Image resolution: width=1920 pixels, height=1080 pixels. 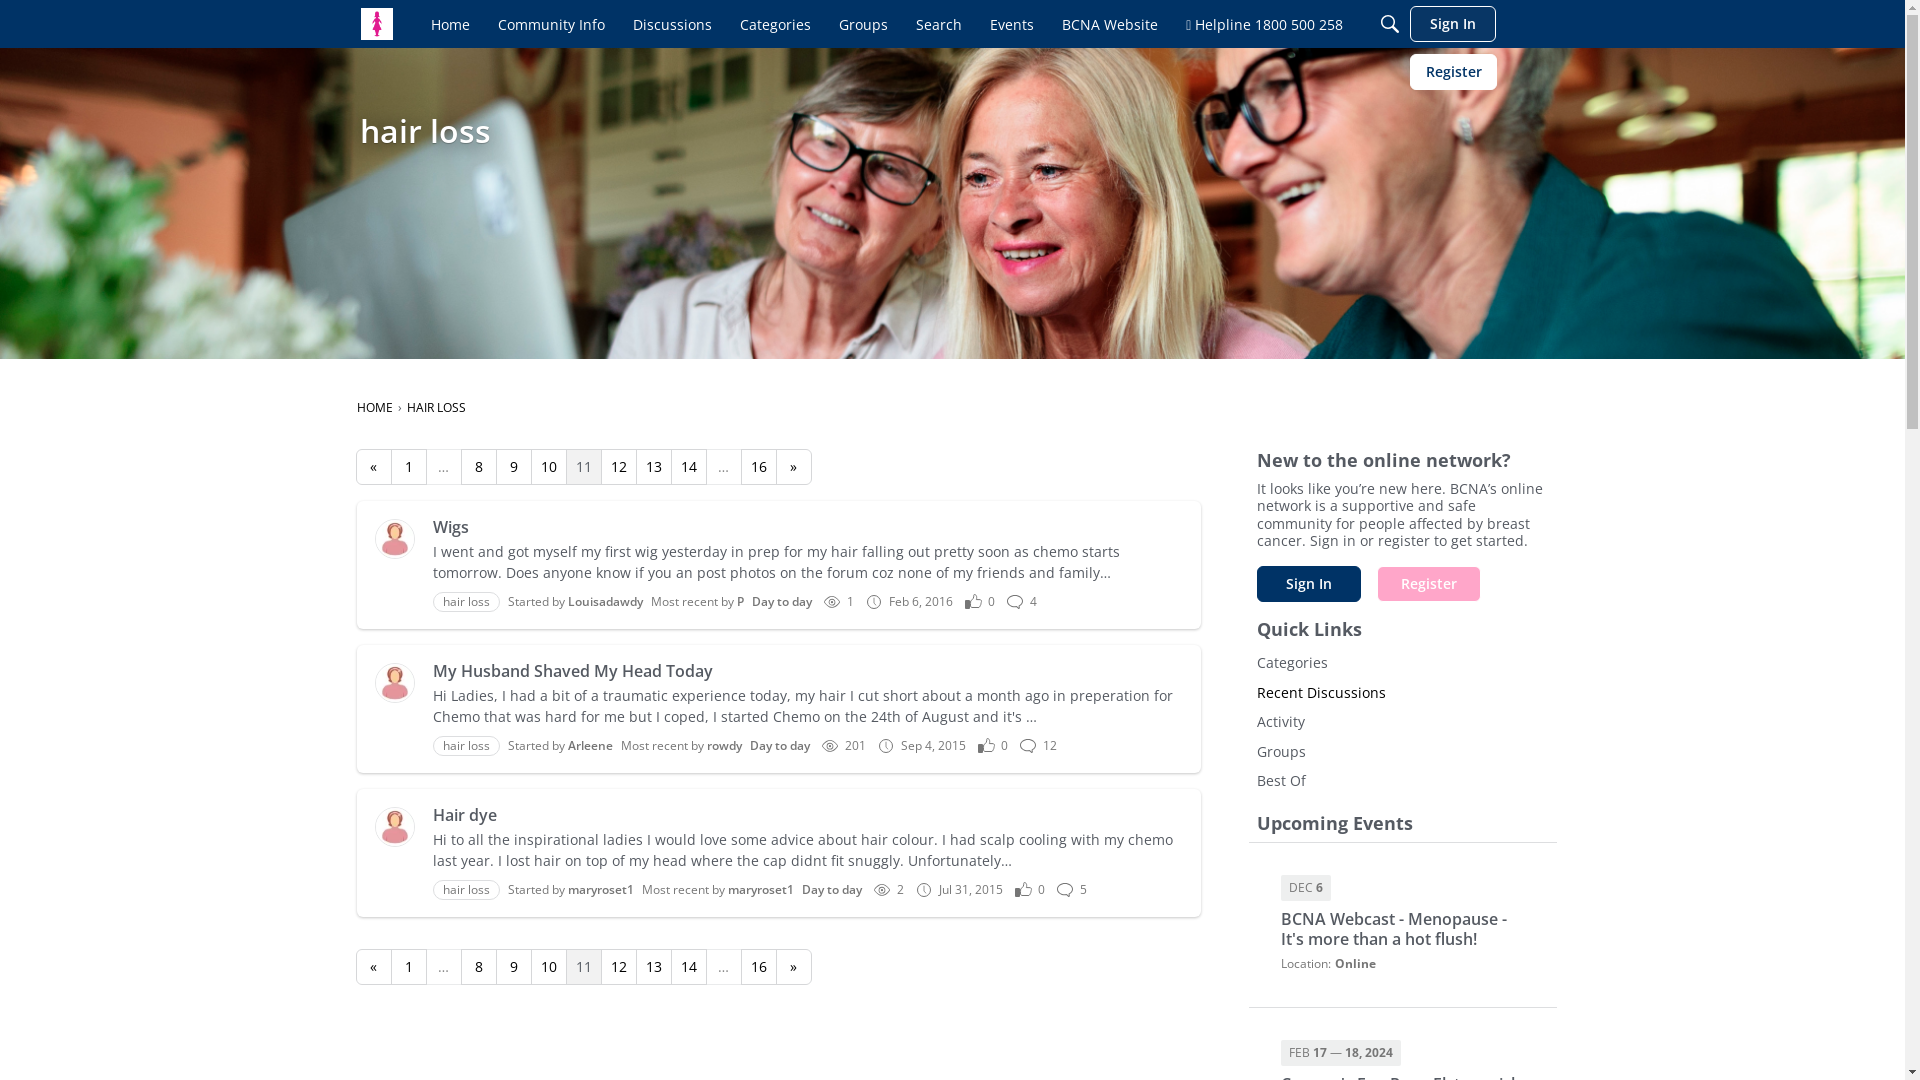 What do you see at coordinates (464, 889) in the screenshot?
I see `'hair loss'` at bounding box center [464, 889].